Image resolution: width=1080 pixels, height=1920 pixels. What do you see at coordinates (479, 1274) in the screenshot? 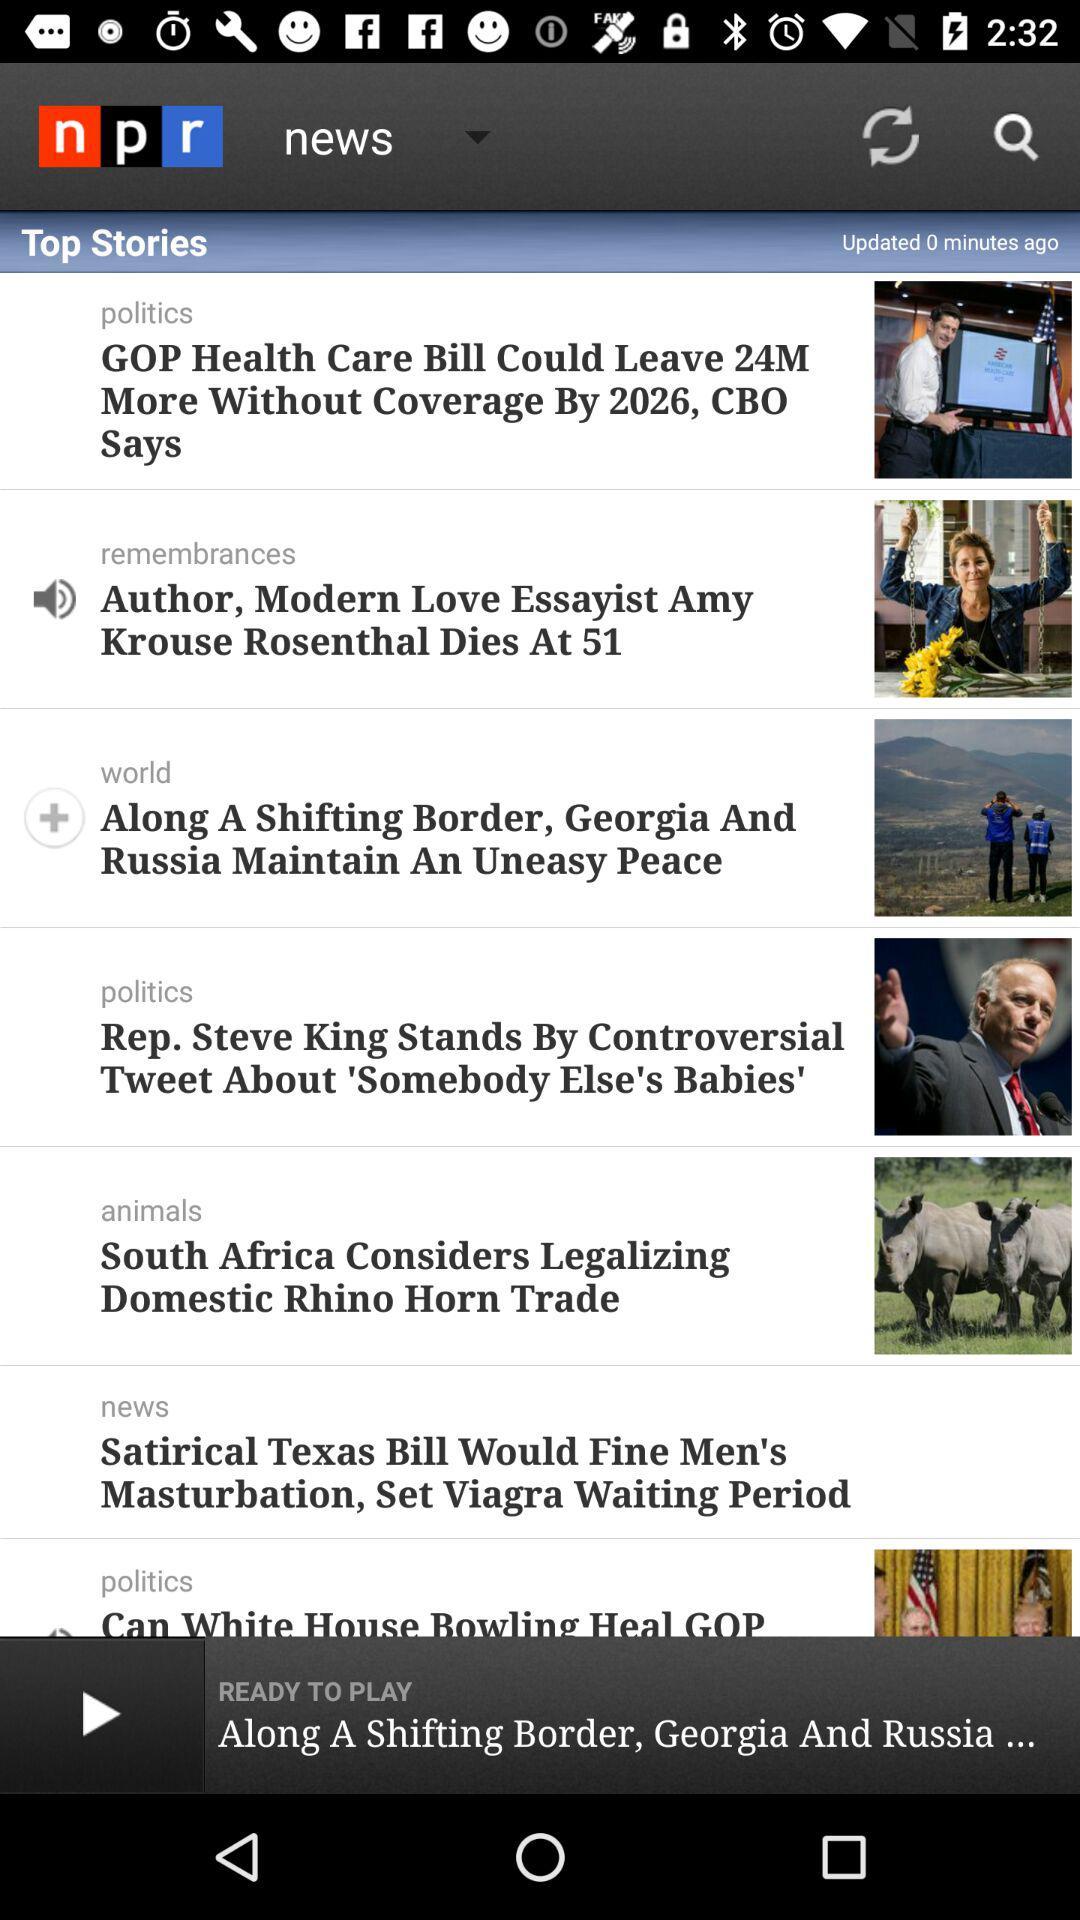
I see `the south africa considers` at bounding box center [479, 1274].